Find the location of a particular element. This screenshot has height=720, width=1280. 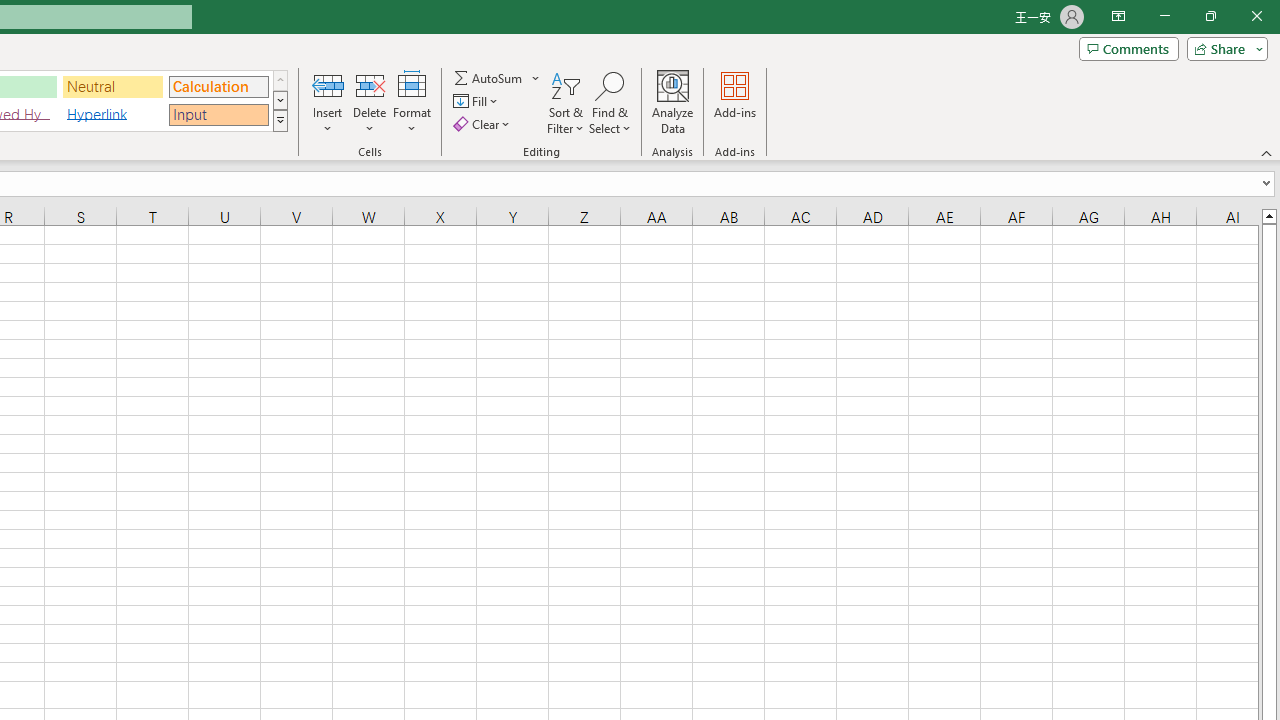

'Cell Styles' is located at coordinates (279, 120).